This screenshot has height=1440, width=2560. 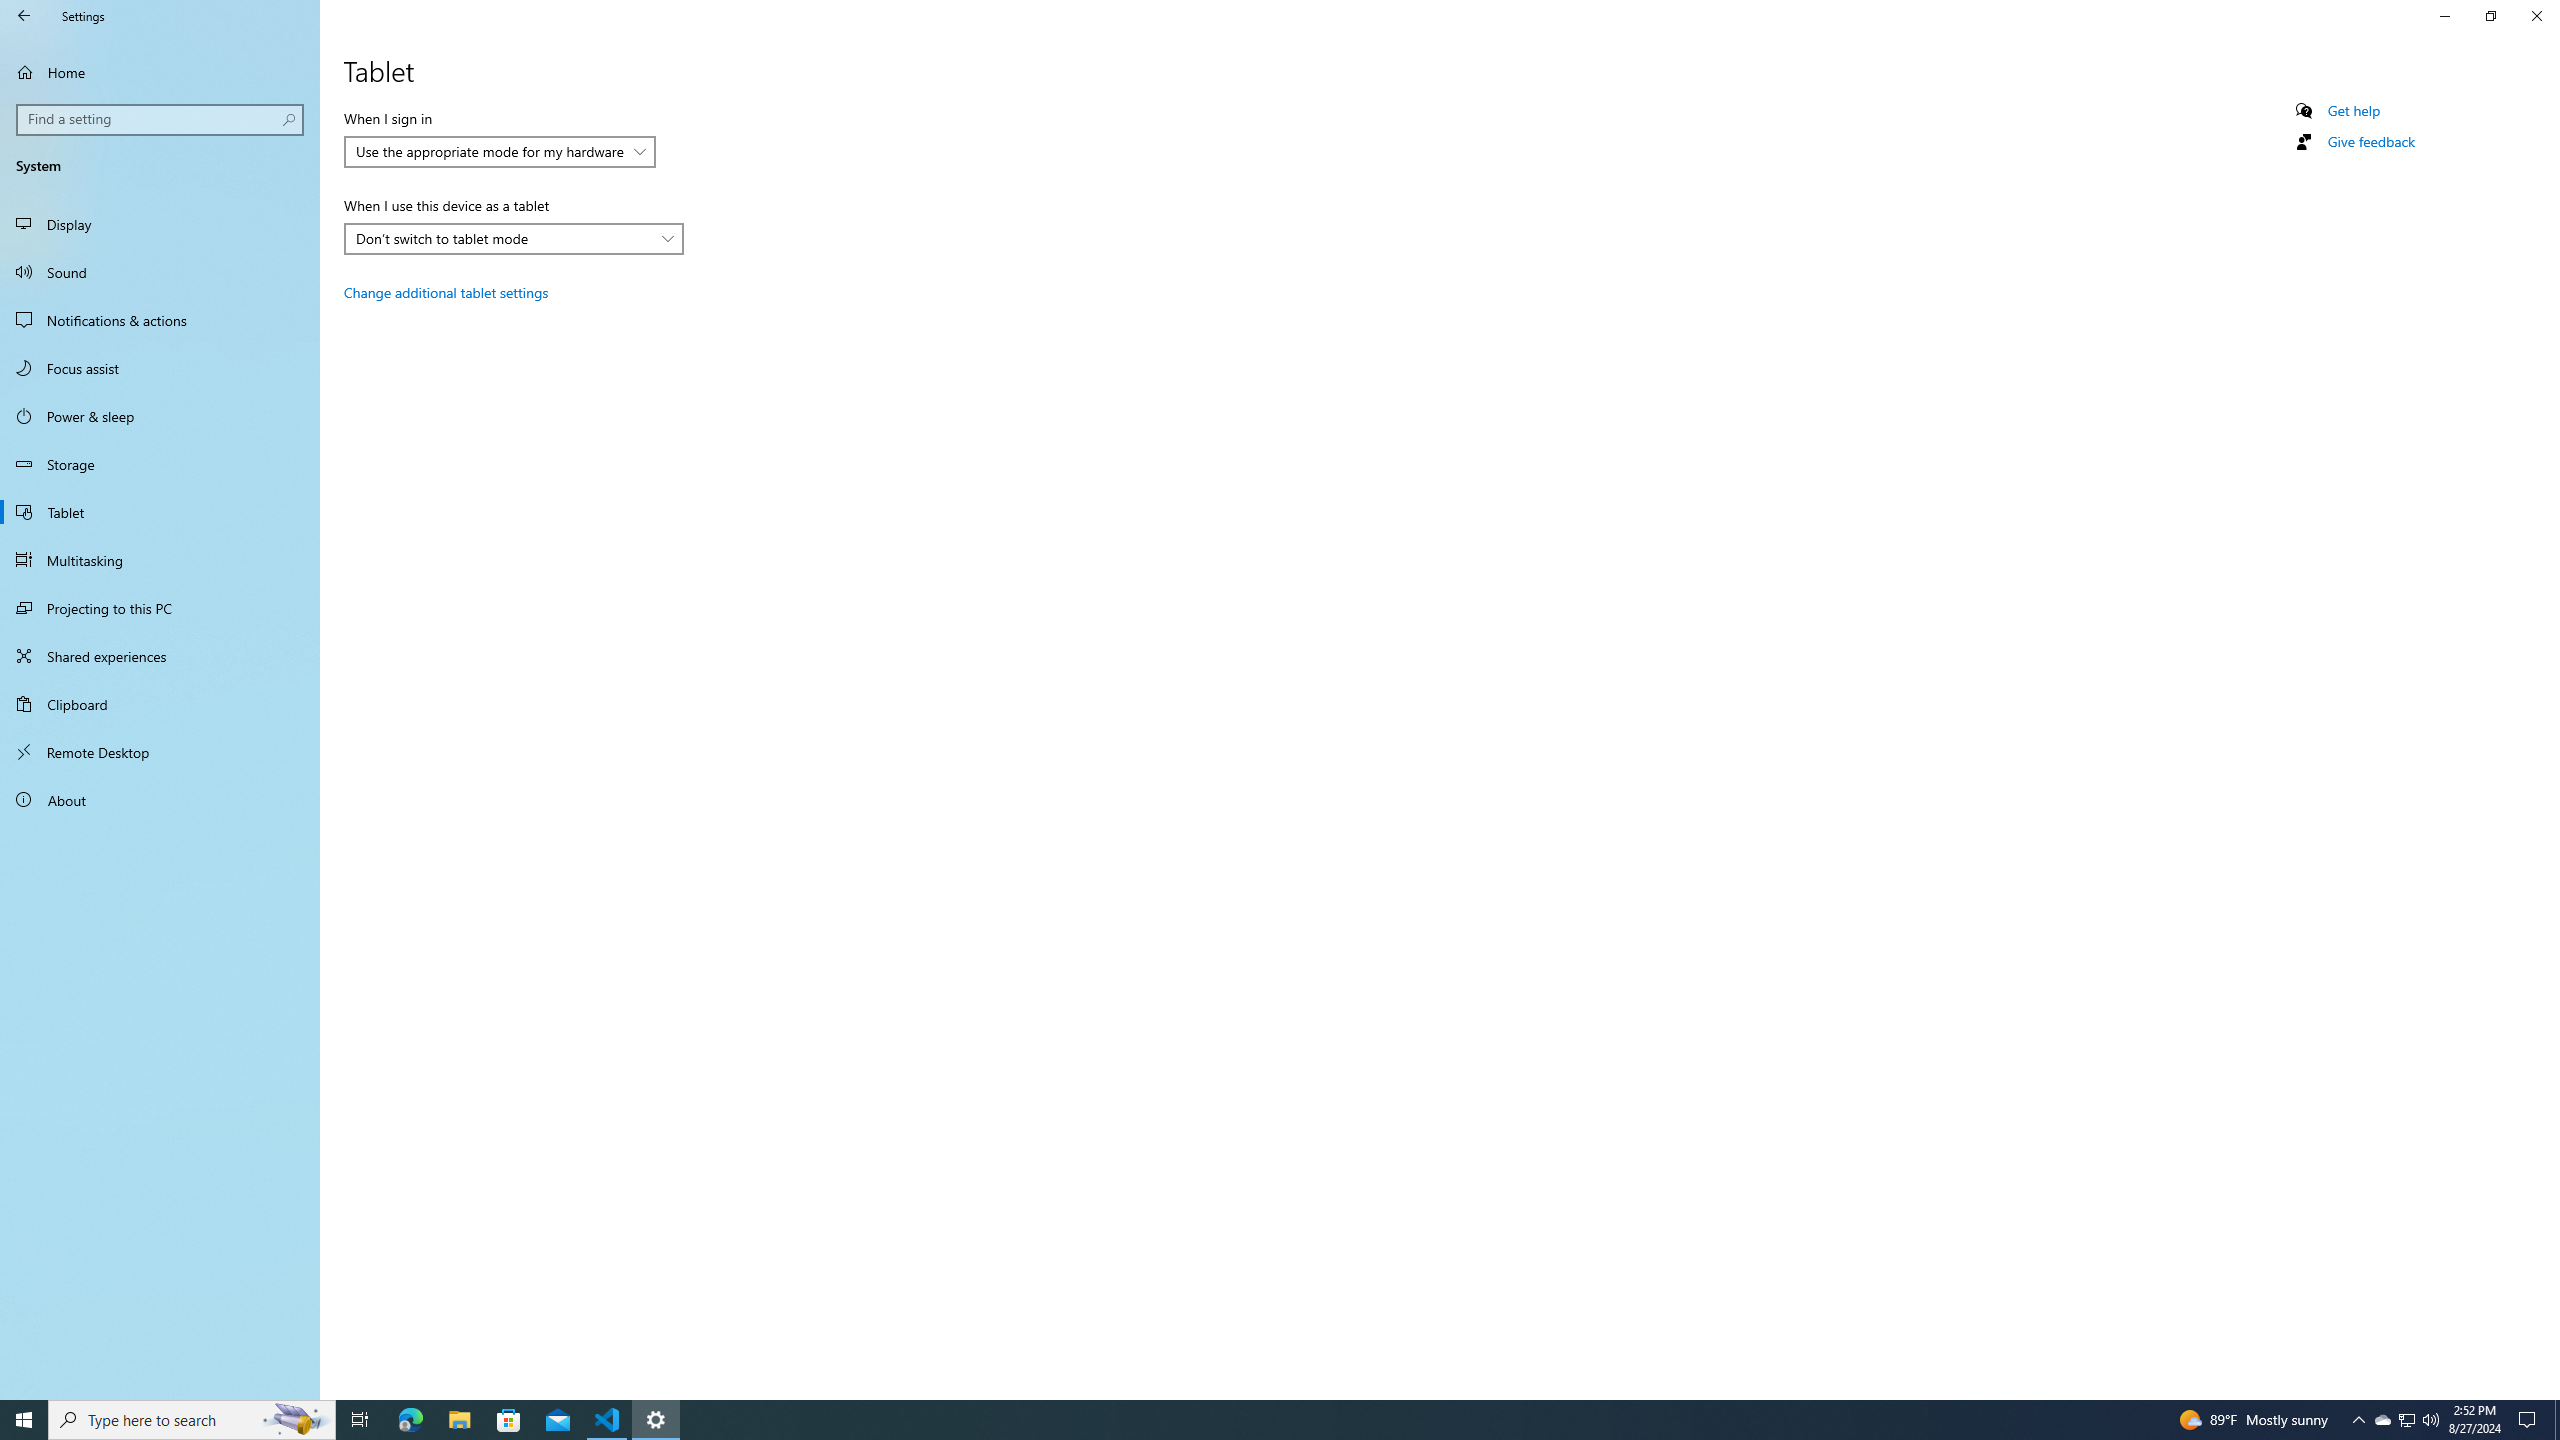 What do you see at coordinates (294, 1418) in the screenshot?
I see `'Search highlights icon opens search home window'` at bounding box center [294, 1418].